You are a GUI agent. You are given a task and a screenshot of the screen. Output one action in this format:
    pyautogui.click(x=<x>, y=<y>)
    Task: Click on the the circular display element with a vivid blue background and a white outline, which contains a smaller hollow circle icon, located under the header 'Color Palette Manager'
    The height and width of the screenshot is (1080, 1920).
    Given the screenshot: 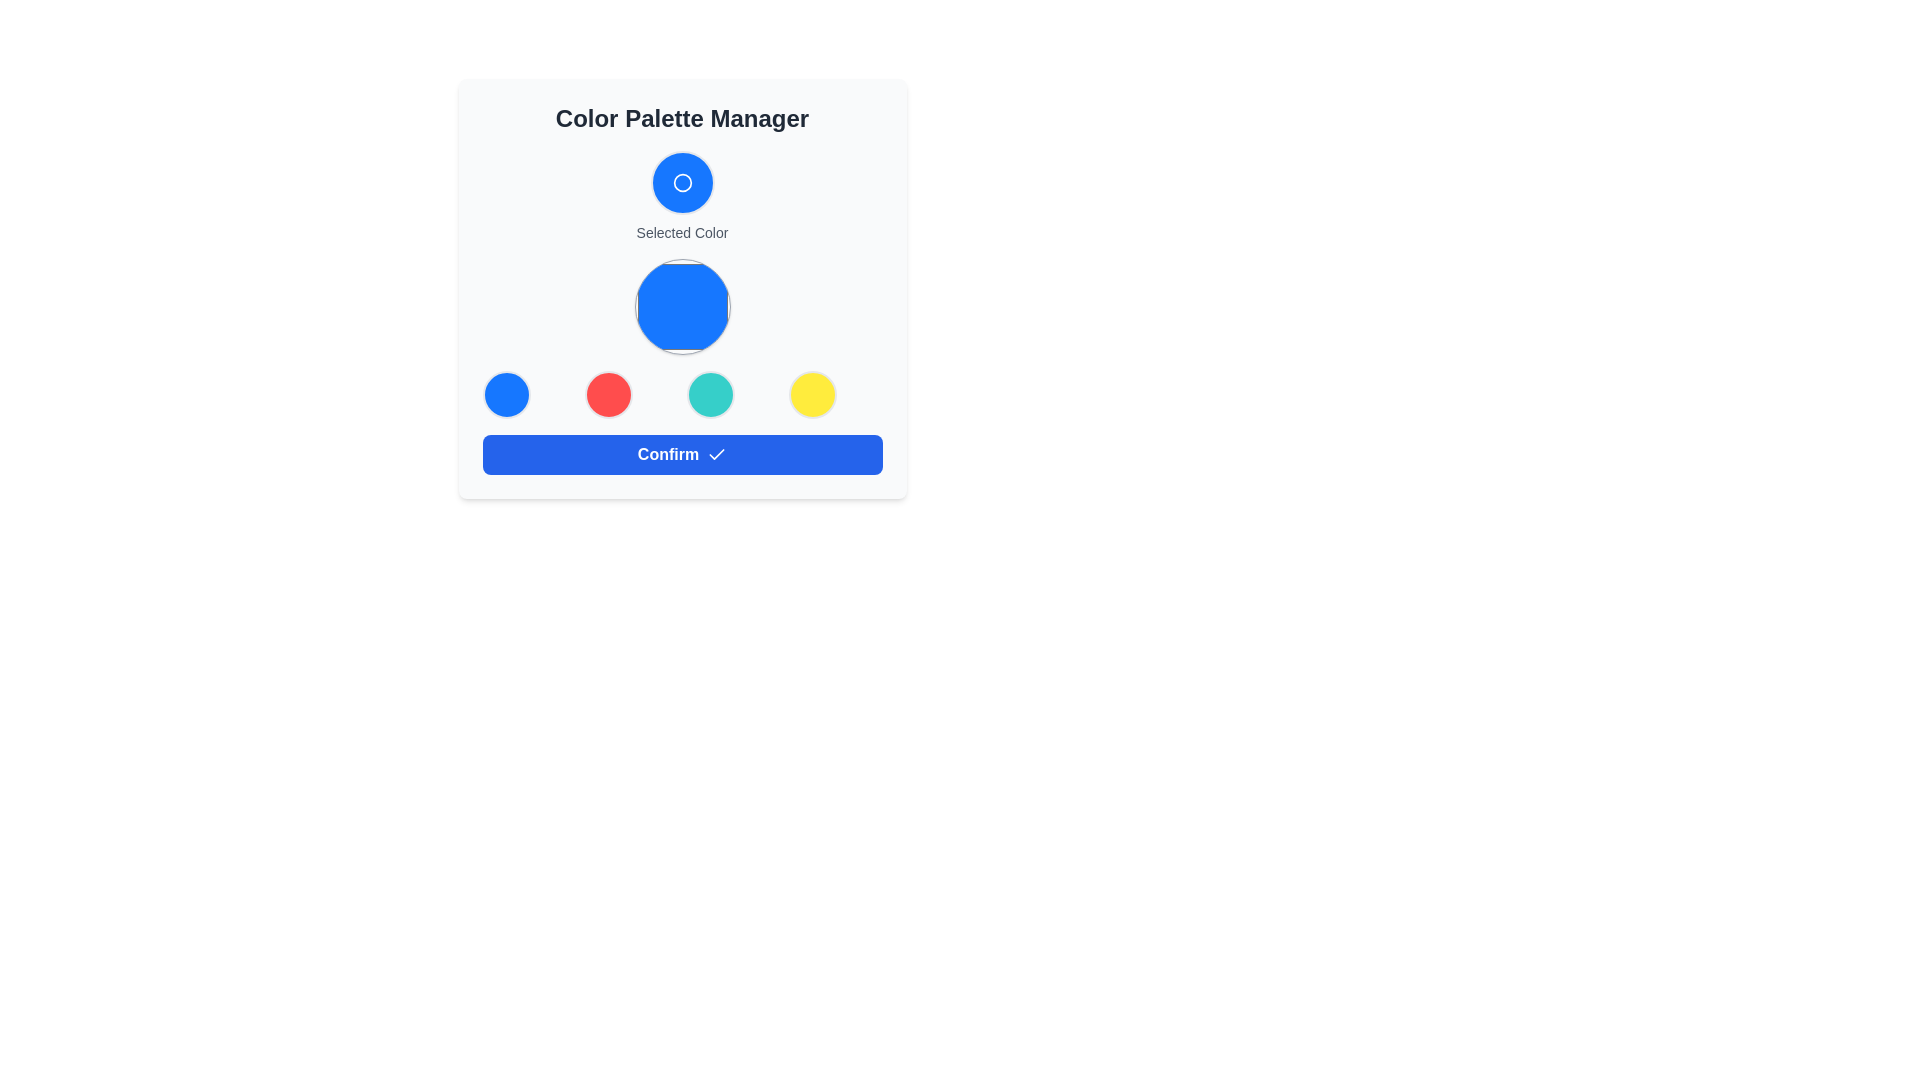 What is the action you would take?
    pyautogui.click(x=682, y=182)
    